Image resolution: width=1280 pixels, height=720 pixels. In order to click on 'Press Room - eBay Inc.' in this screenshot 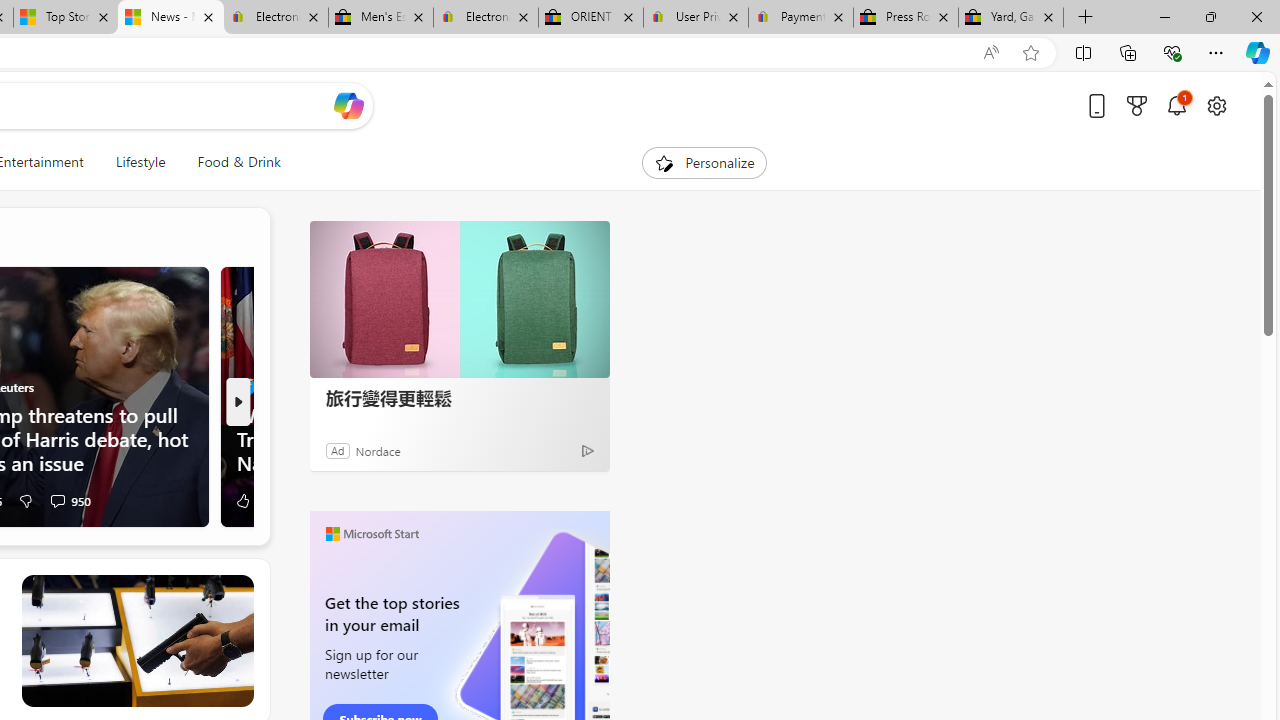, I will do `click(904, 17)`.